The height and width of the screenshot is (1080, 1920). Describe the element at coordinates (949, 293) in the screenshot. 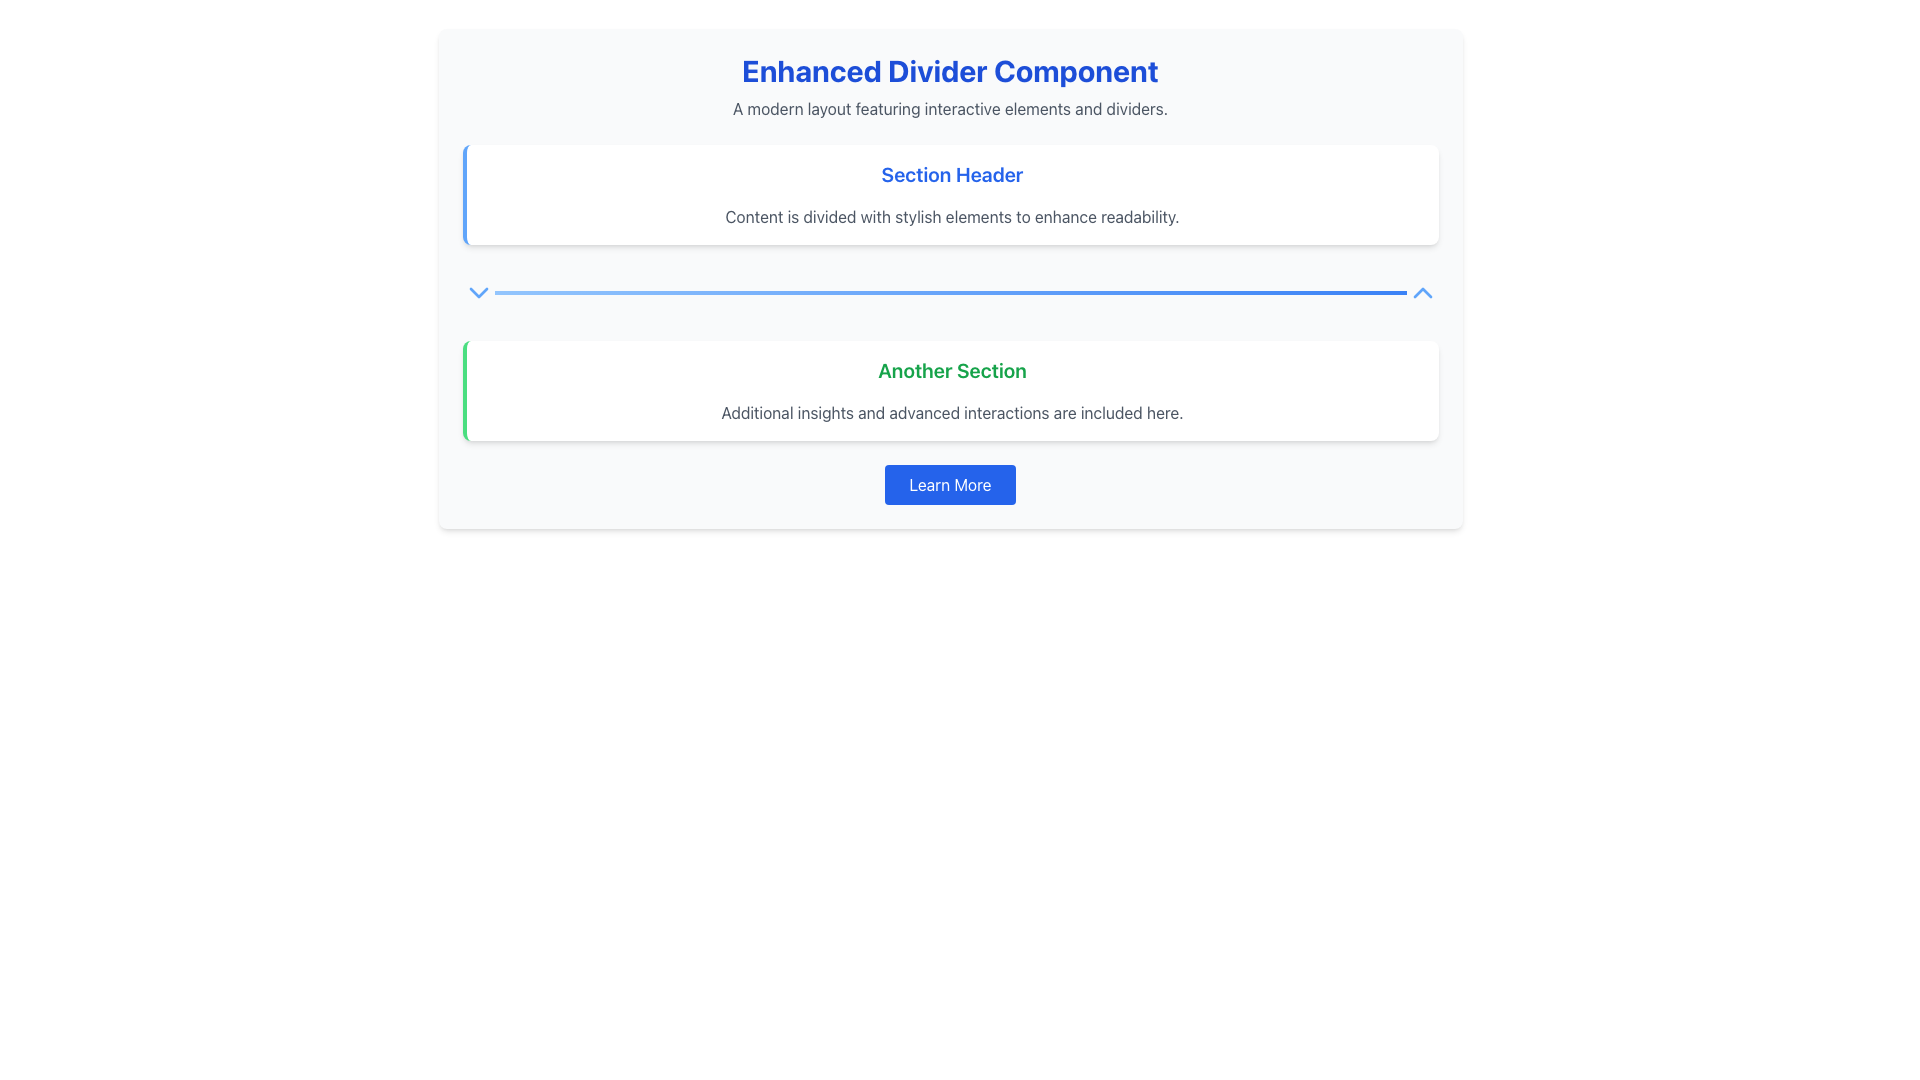

I see `the Horizontal Gradient Divider Line as a visual separator between sections of content, located centrally beneath the downward arrow icon and above the upward arrow icon` at that location.